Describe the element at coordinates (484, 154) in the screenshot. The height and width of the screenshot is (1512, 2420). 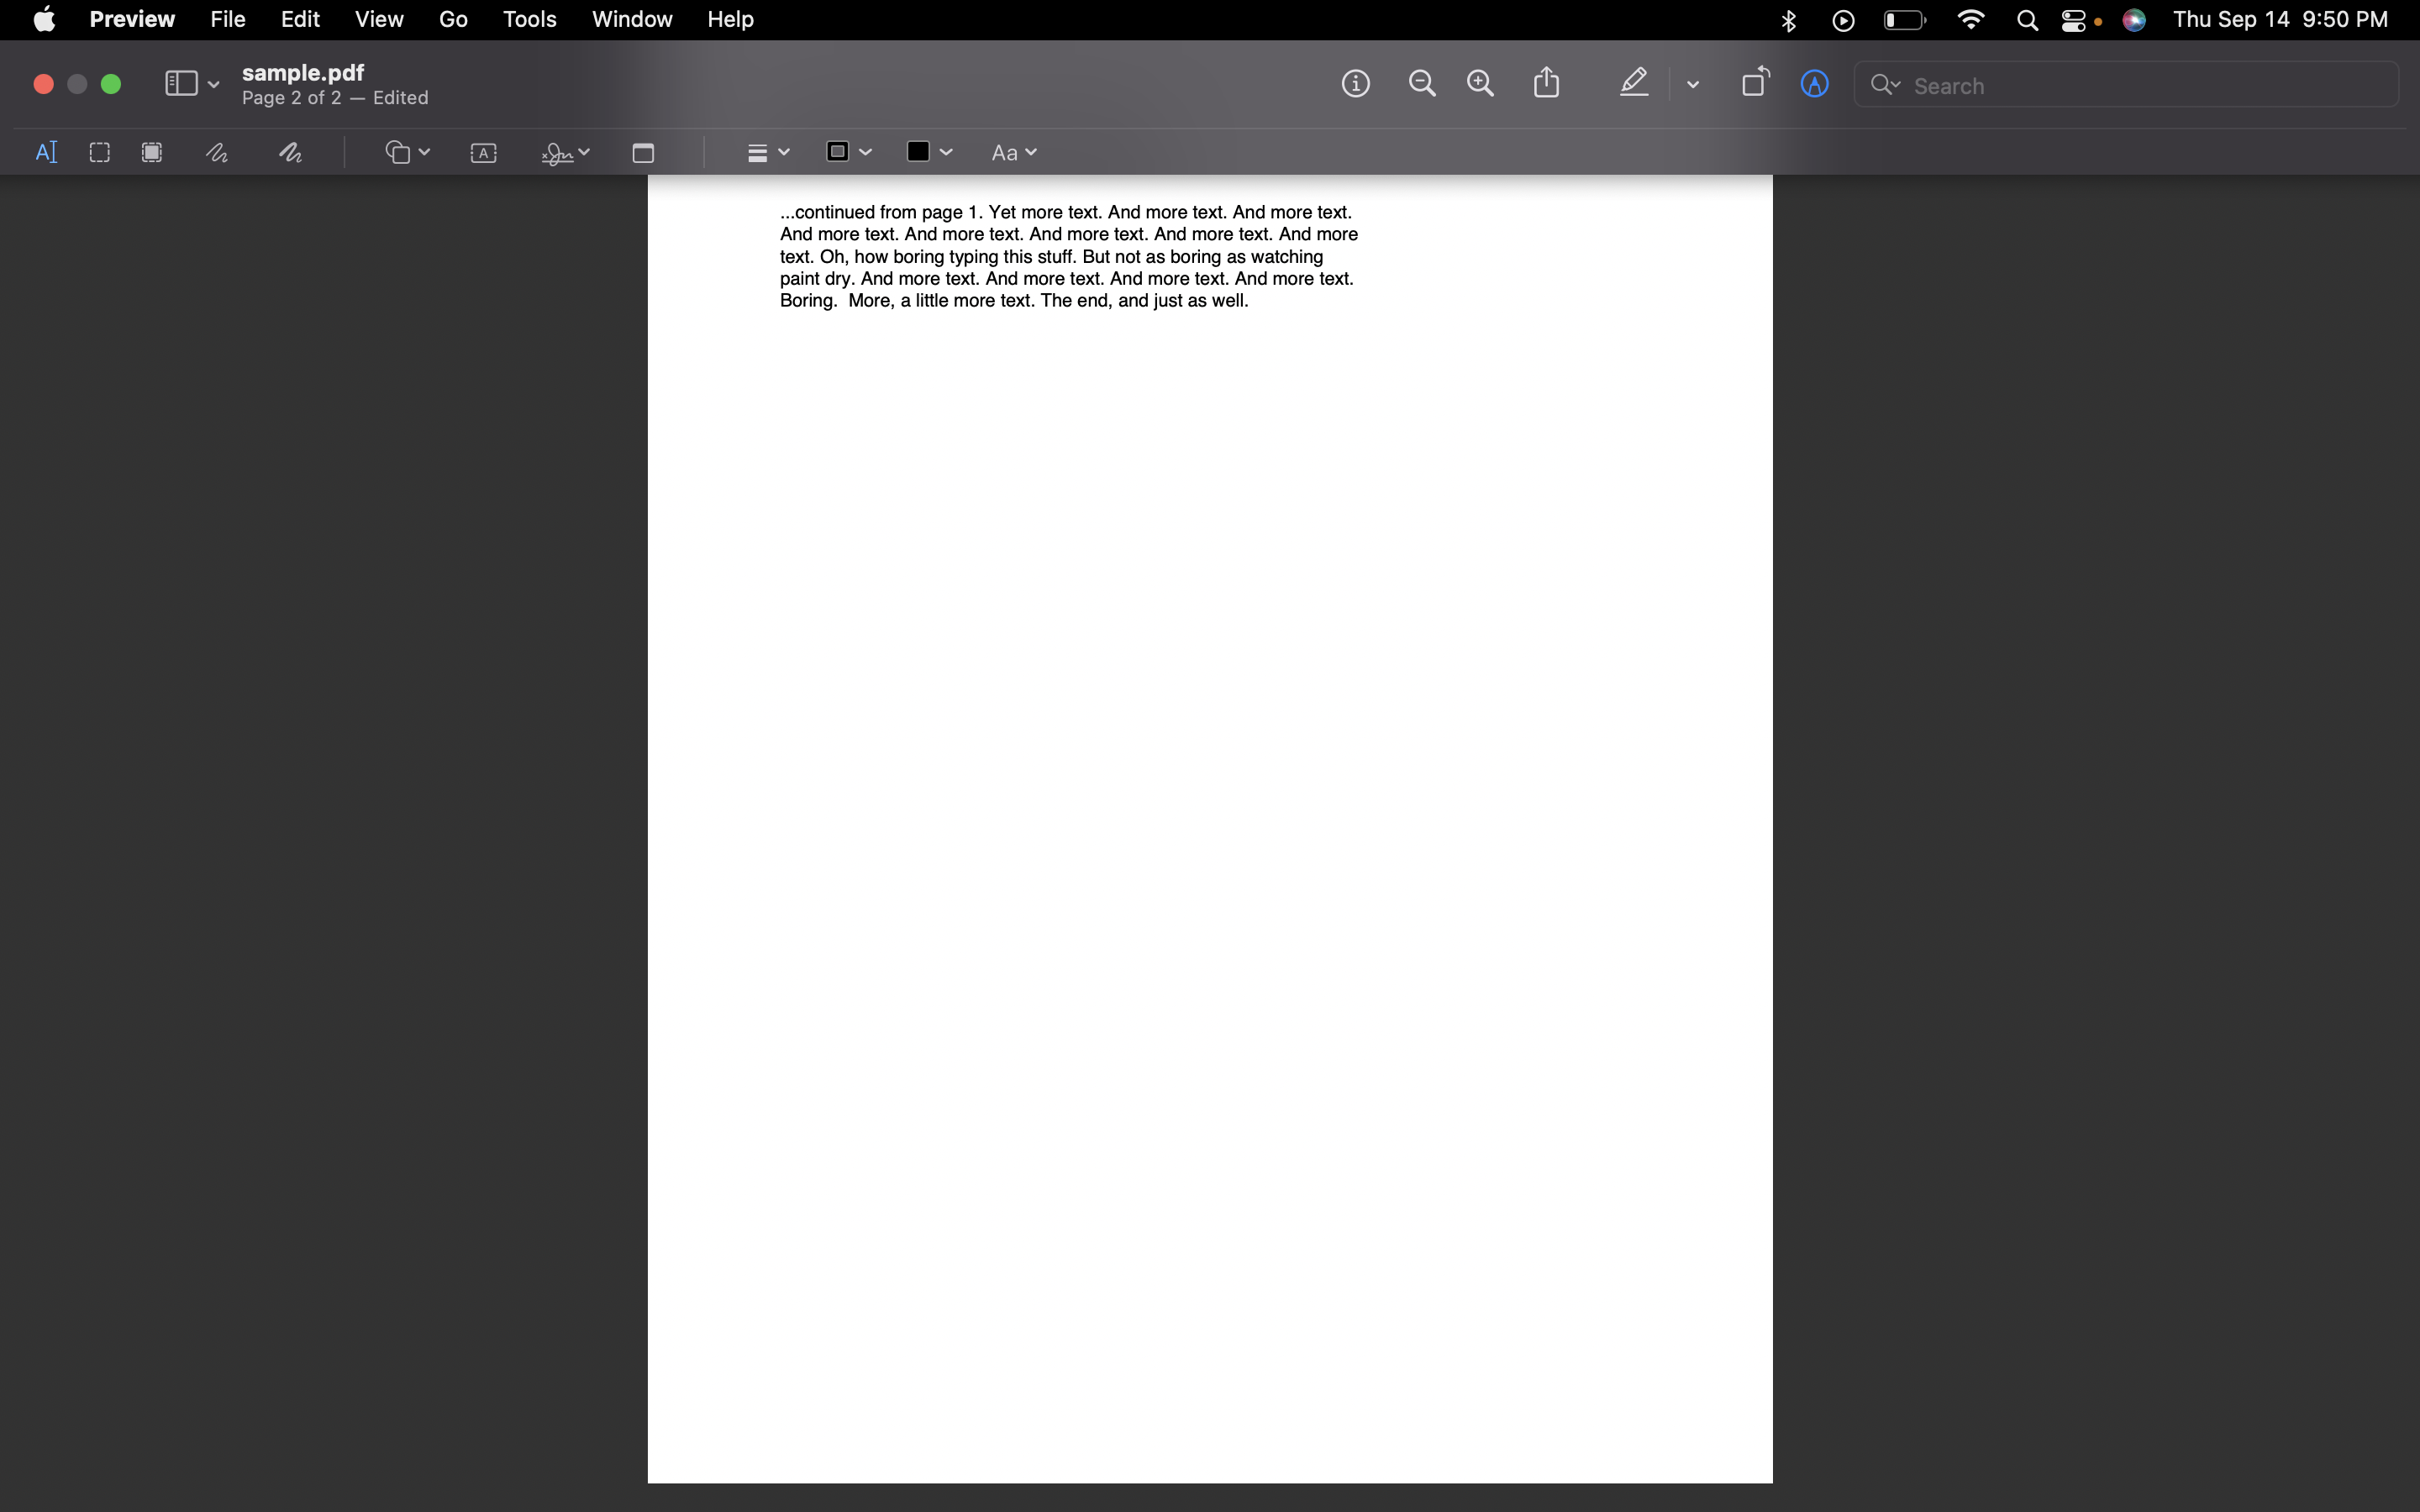
I see `Activate the text panel` at that location.